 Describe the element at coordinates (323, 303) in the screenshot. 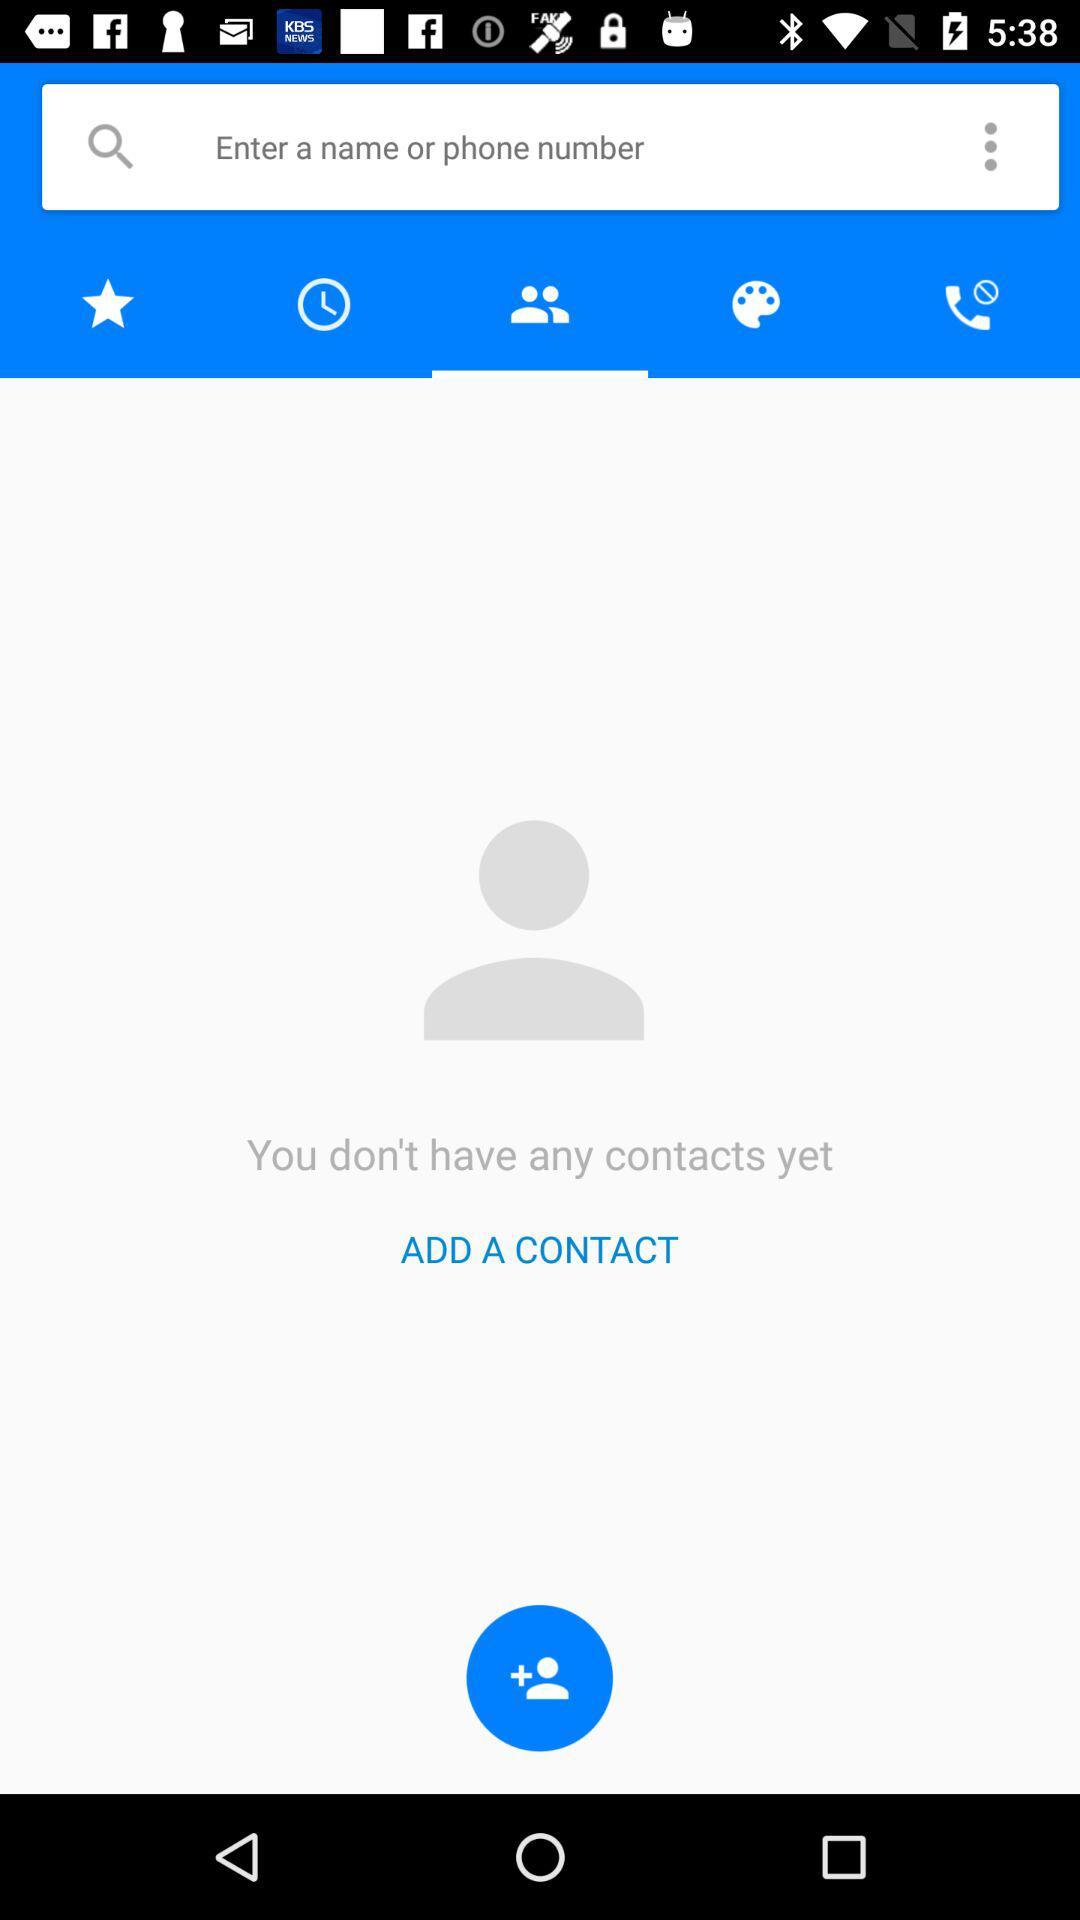

I see `navigate to call history` at that location.